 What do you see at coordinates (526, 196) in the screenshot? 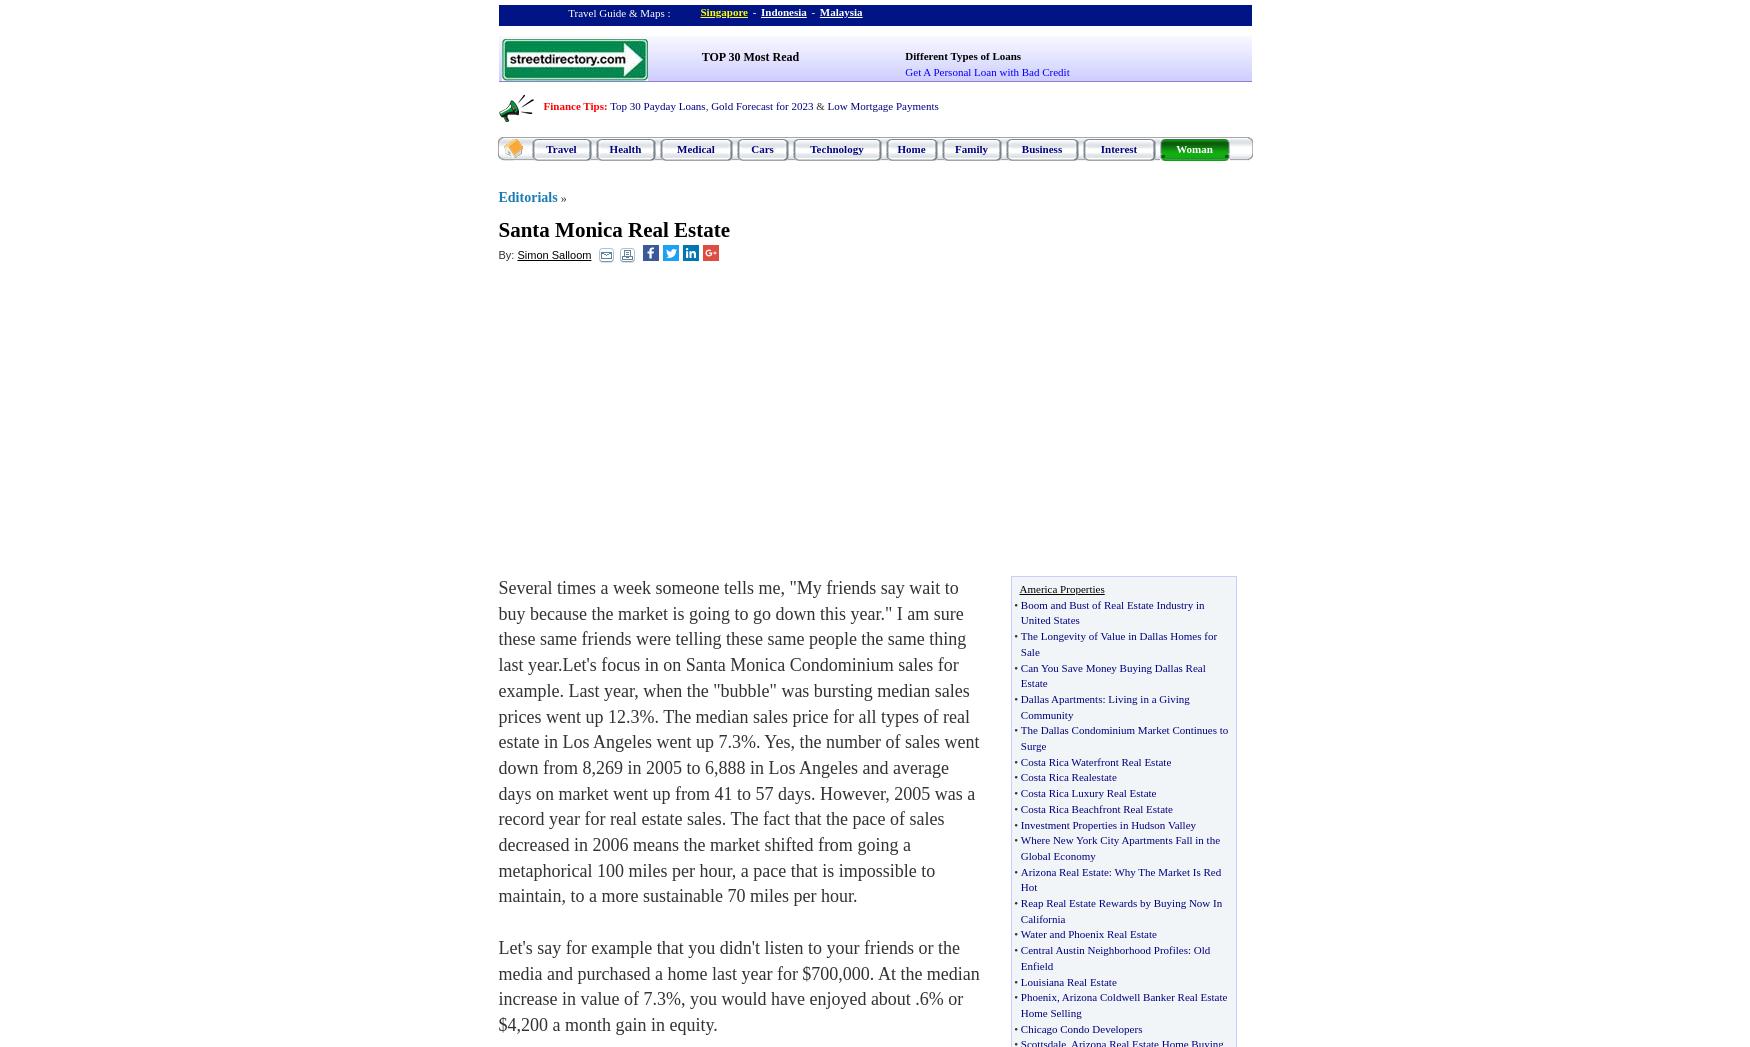
I see `'Editorials'` at bounding box center [526, 196].